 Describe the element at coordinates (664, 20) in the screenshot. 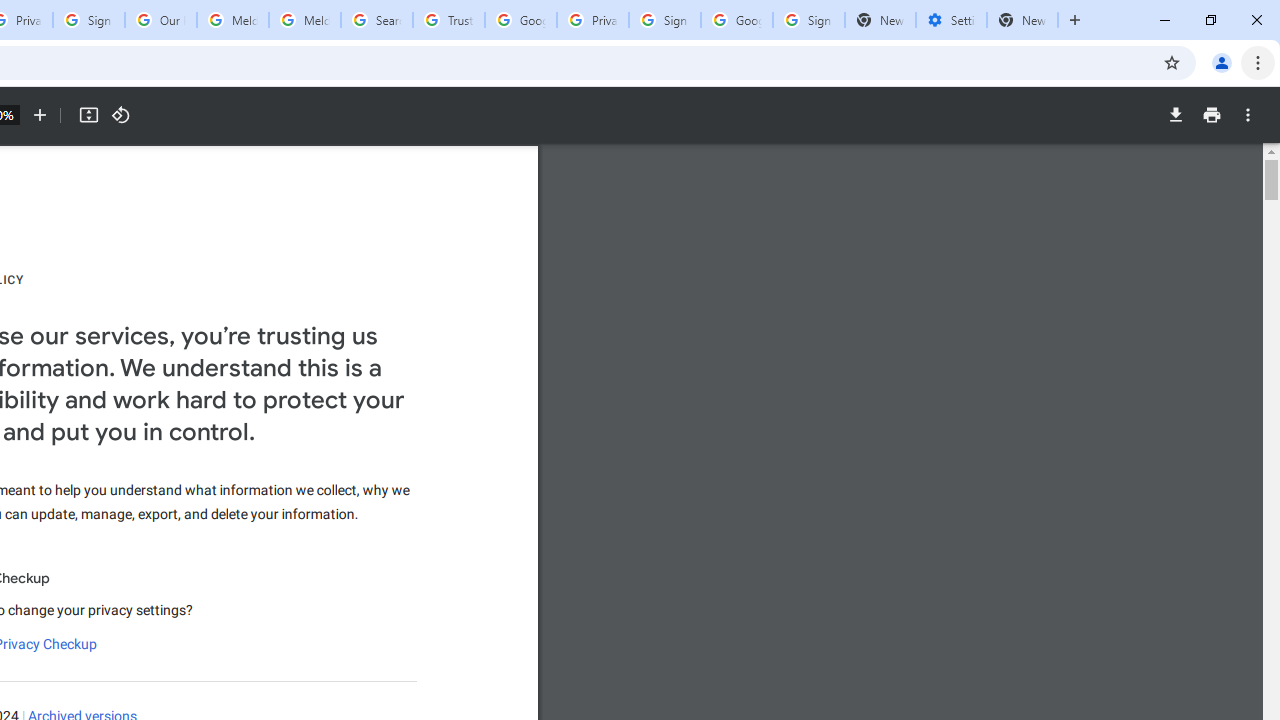

I see `'Sign in - Google Accounts'` at that location.